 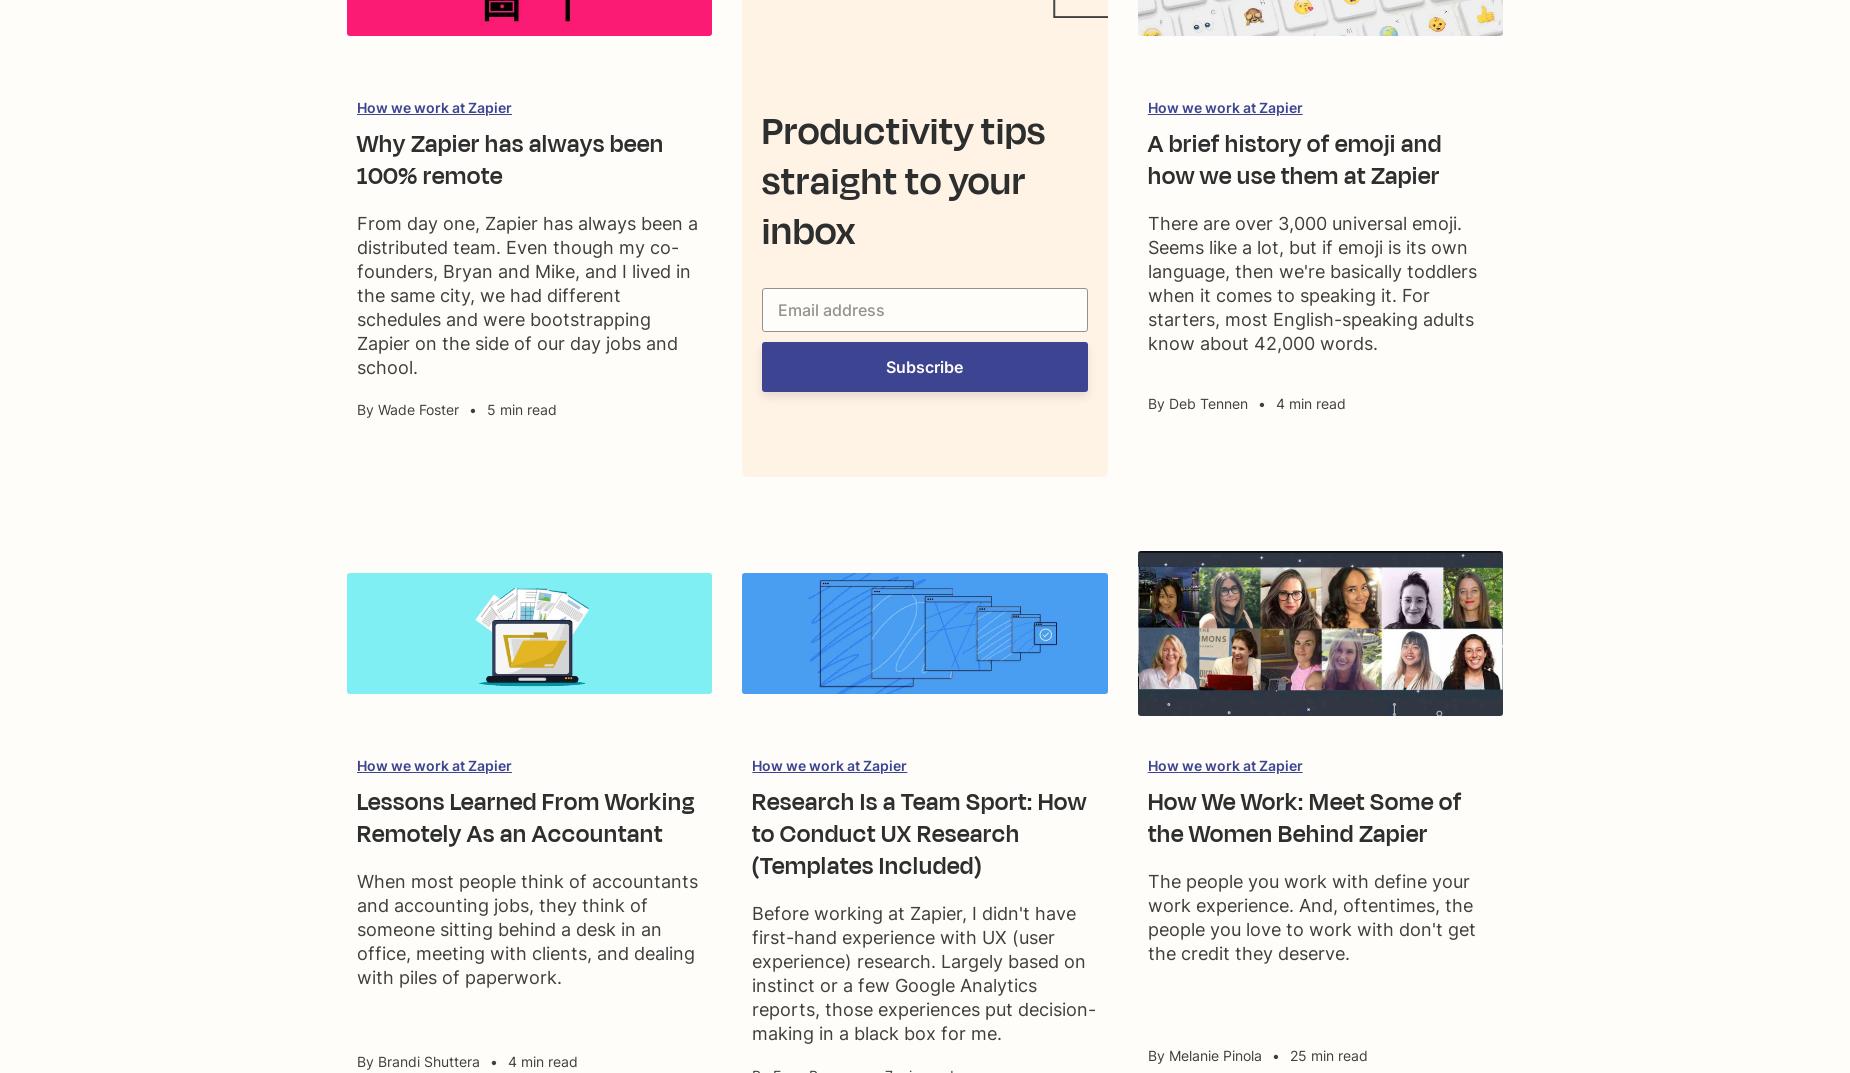 I want to click on 'Brandi Shuttera', so click(x=428, y=1061).